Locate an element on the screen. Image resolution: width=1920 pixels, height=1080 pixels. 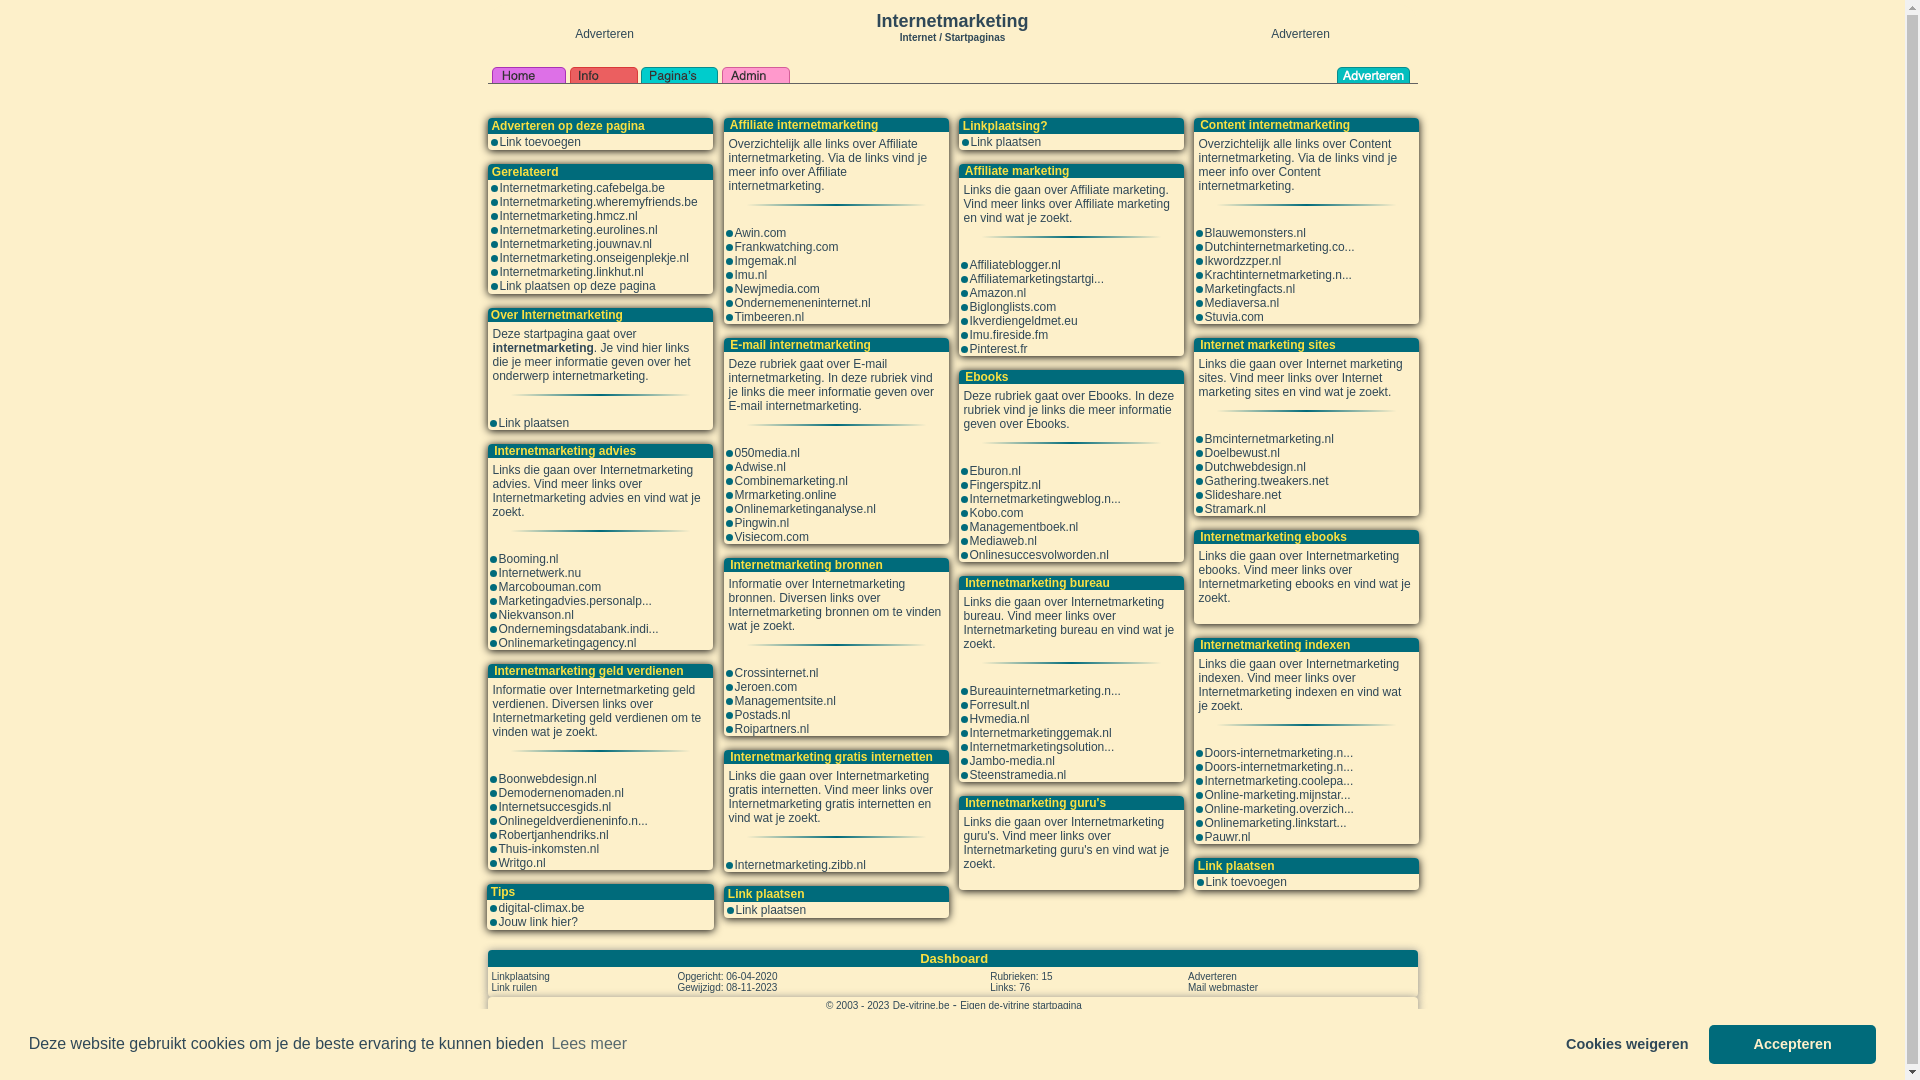
'Internetmarketing.linkhut.nl' is located at coordinates (570, 272).